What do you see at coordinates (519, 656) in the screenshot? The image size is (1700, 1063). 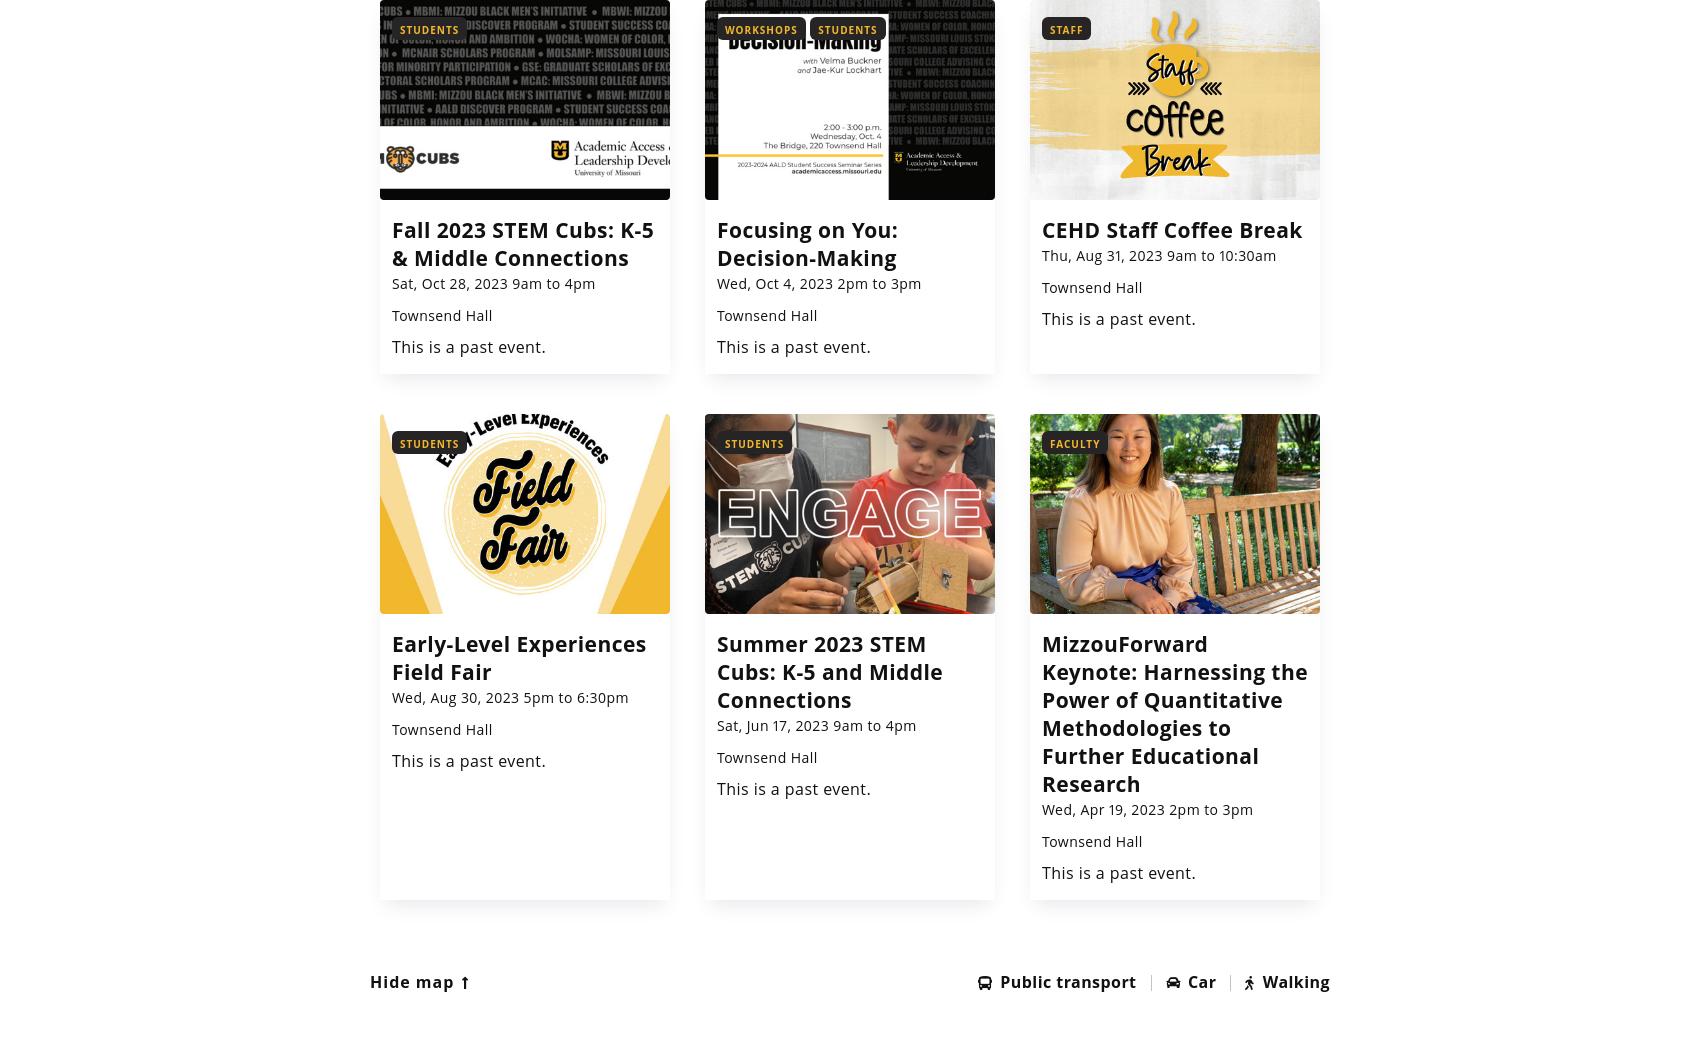 I see `'Early-Level Experiences Field Fair'` at bounding box center [519, 656].